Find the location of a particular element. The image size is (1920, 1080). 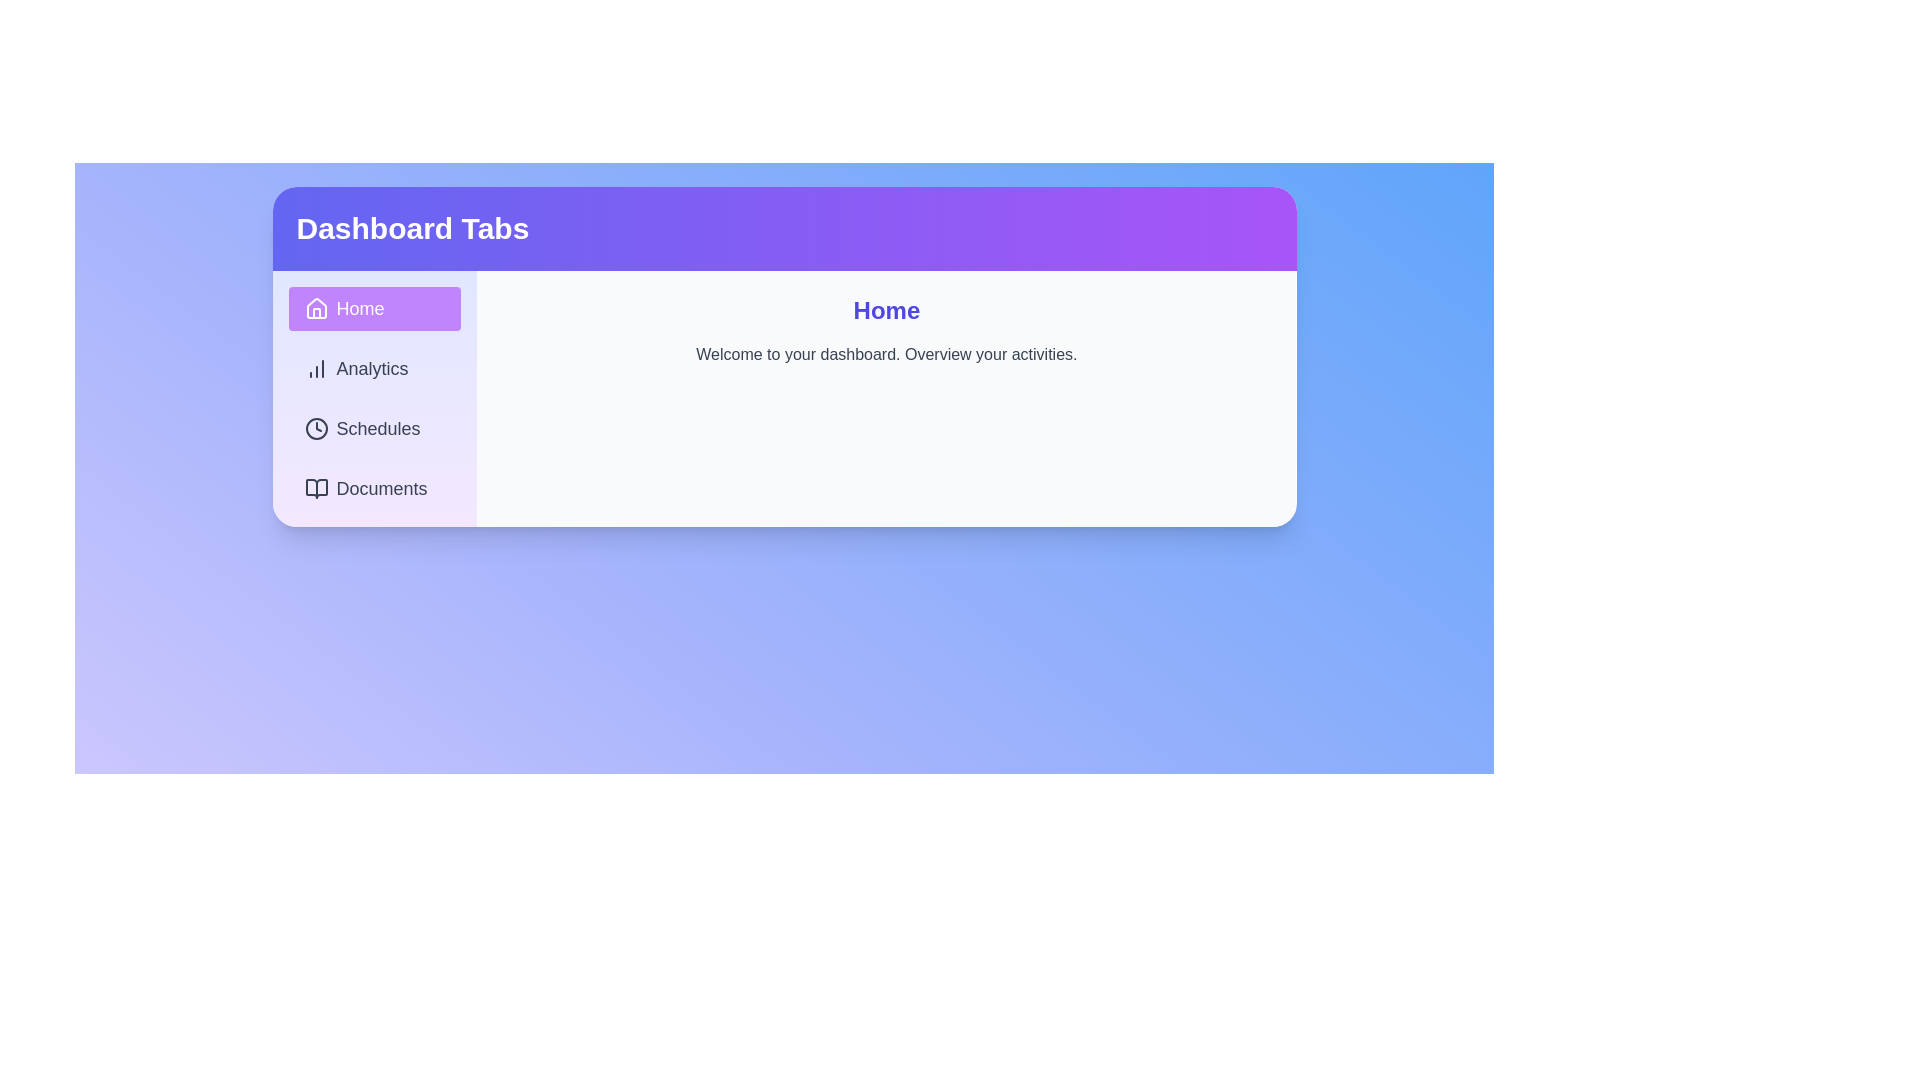

the Schedules tab by clicking on it is located at coordinates (374, 427).